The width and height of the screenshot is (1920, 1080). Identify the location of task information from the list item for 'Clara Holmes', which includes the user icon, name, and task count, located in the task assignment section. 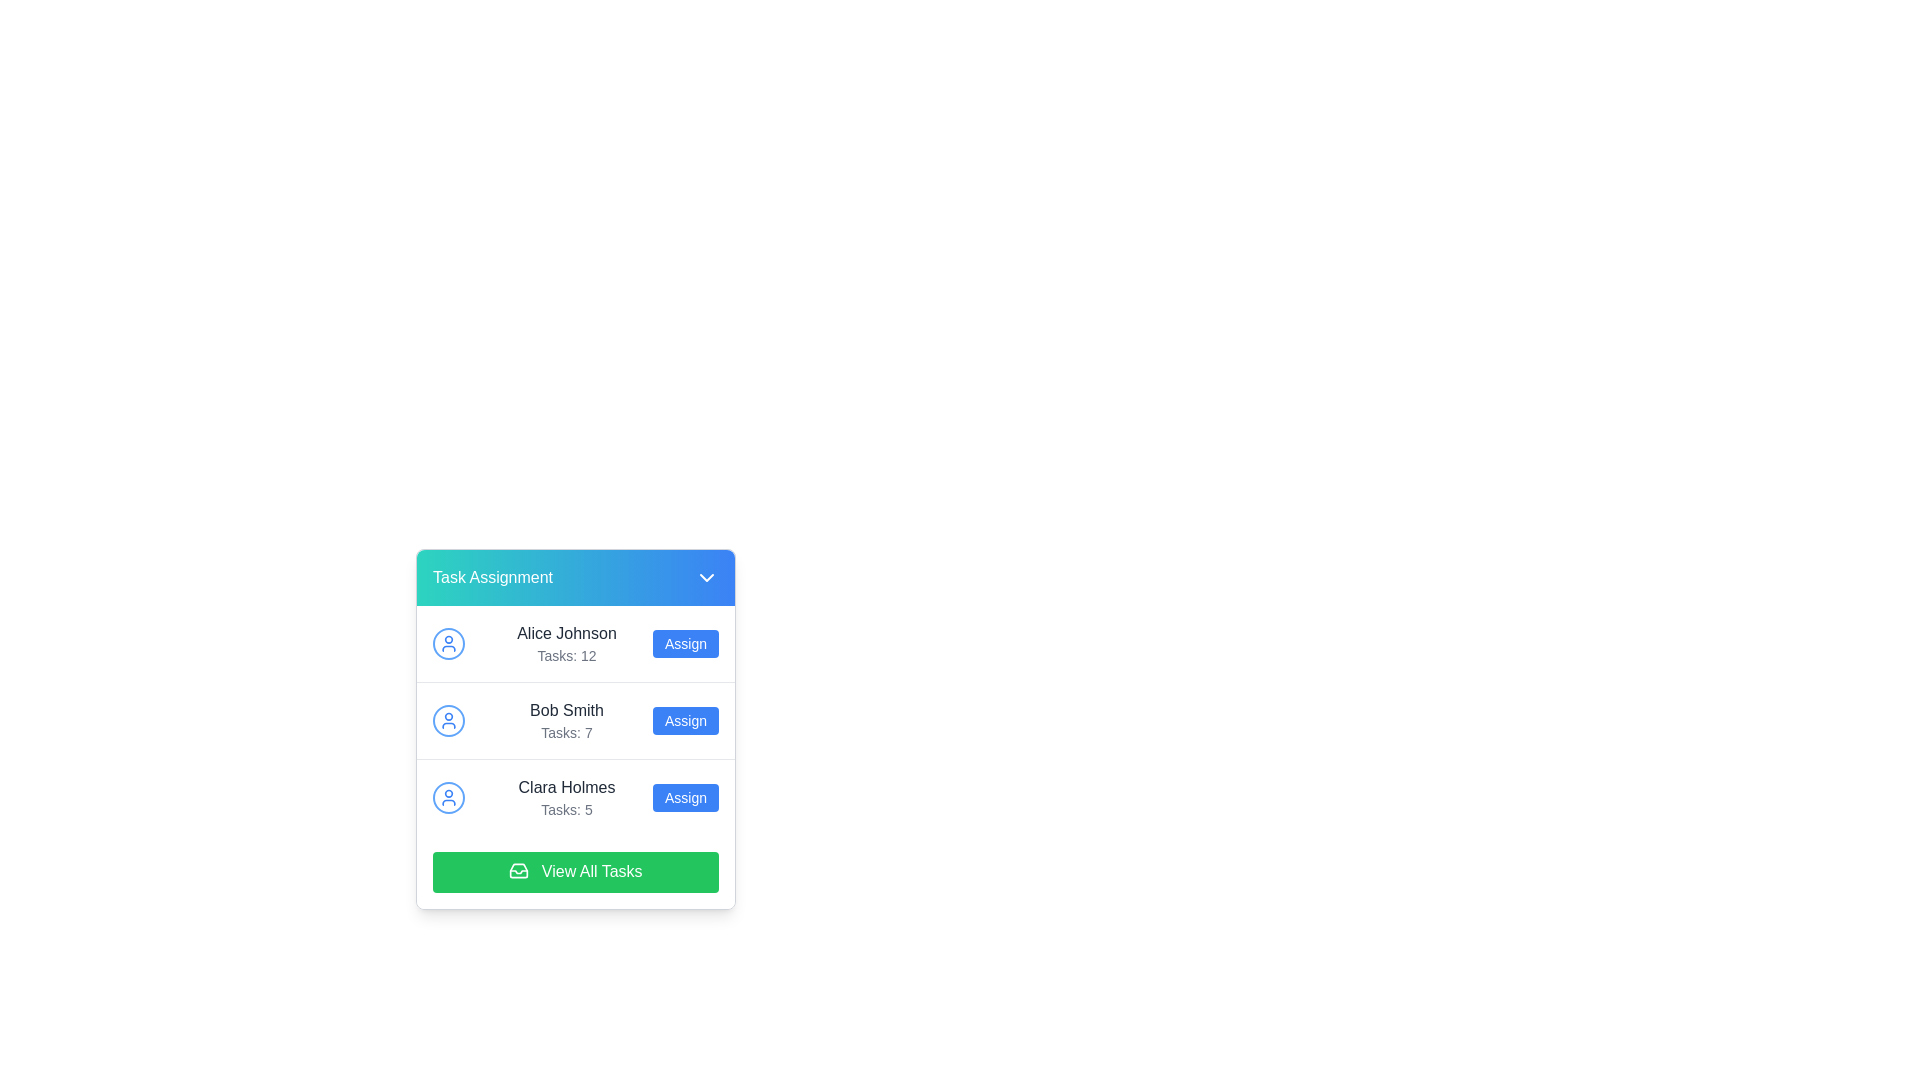
(575, 796).